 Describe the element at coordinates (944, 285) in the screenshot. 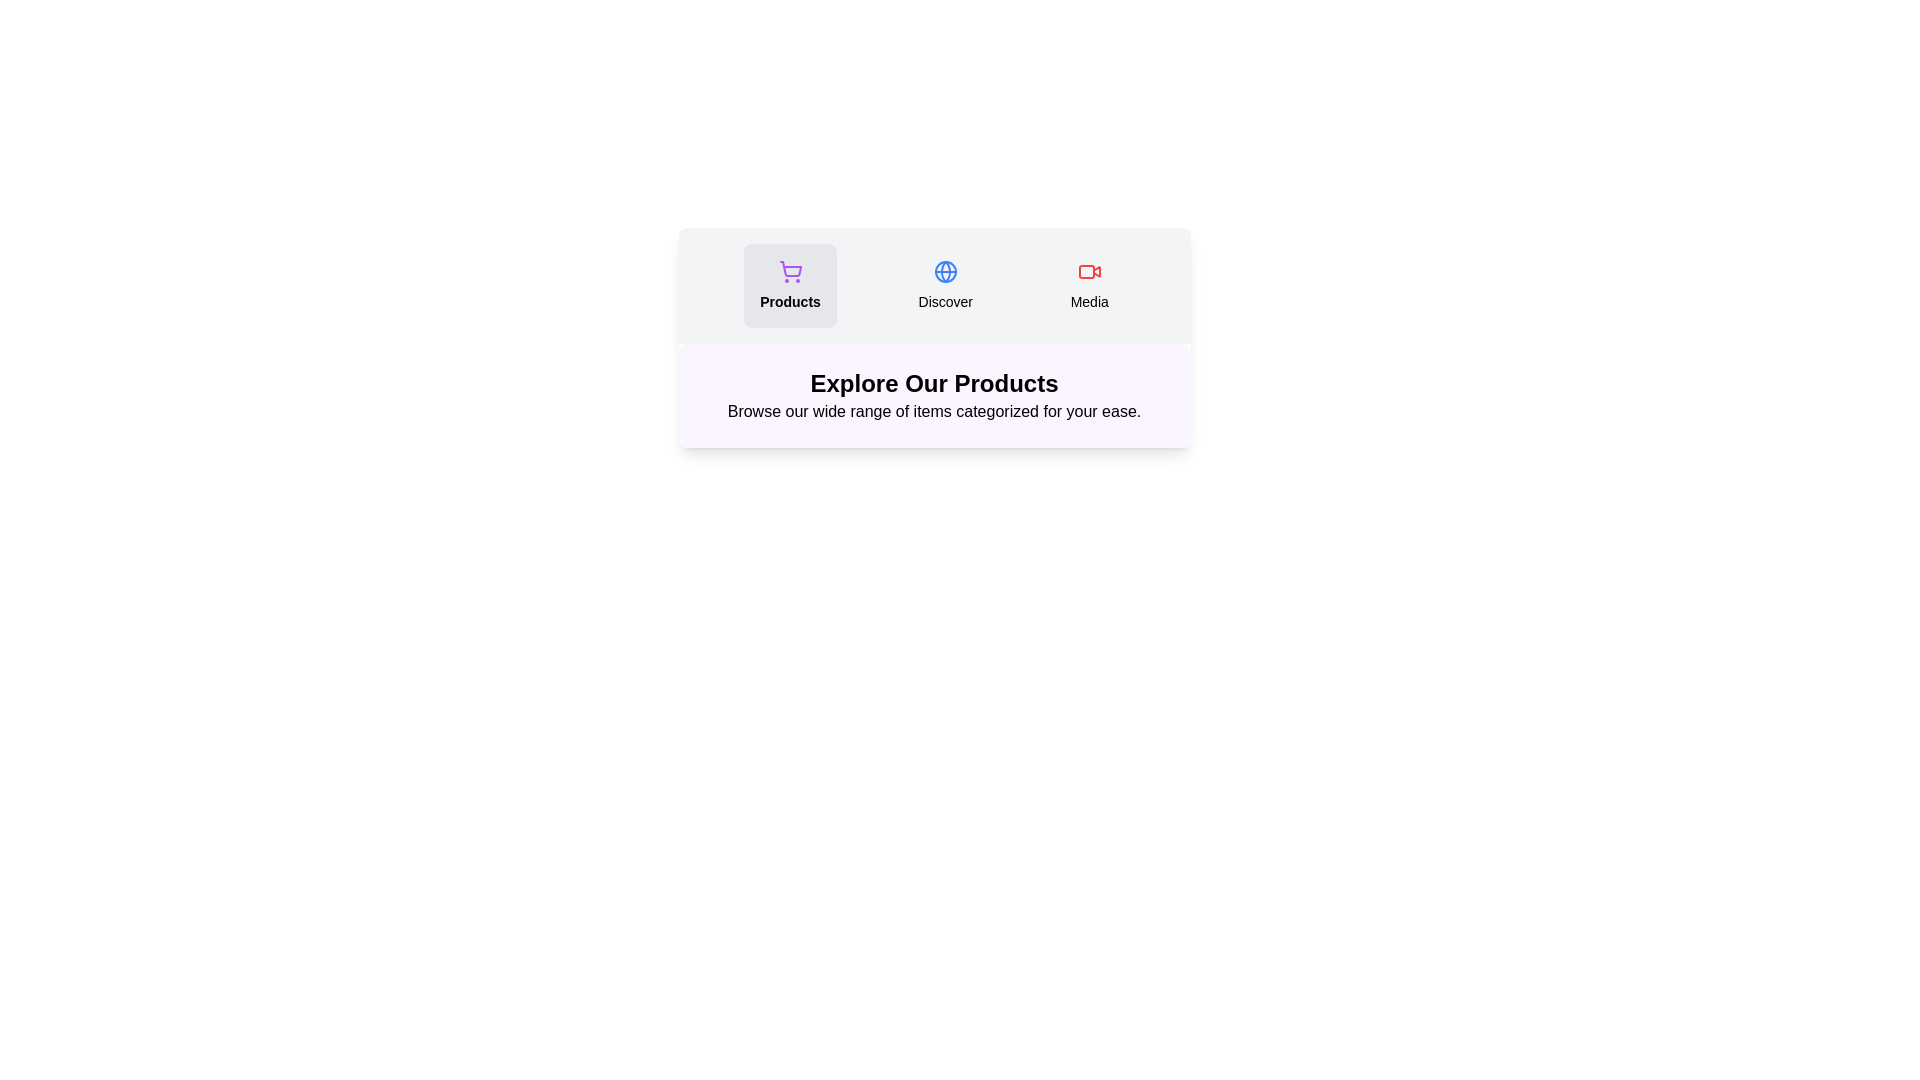

I see `the Discover tab by clicking on its button` at that location.